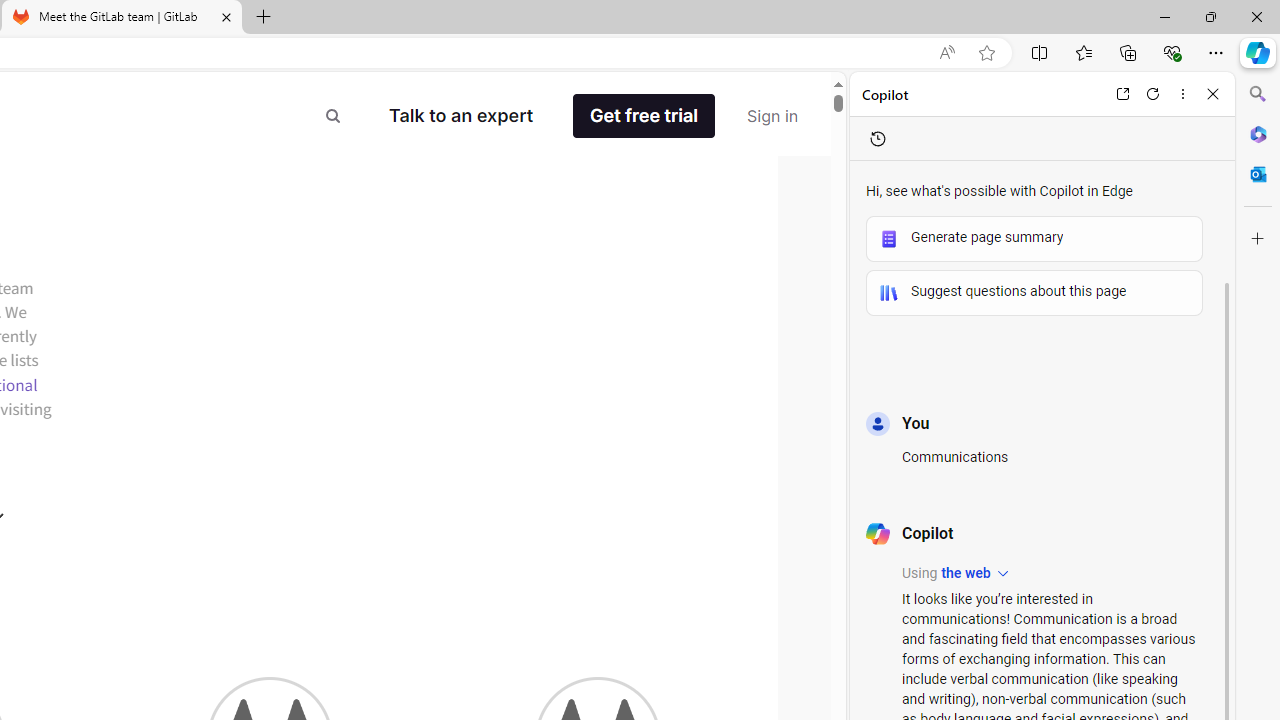  What do you see at coordinates (460, 115) in the screenshot?
I see `'Talk to an expert'` at bounding box center [460, 115].